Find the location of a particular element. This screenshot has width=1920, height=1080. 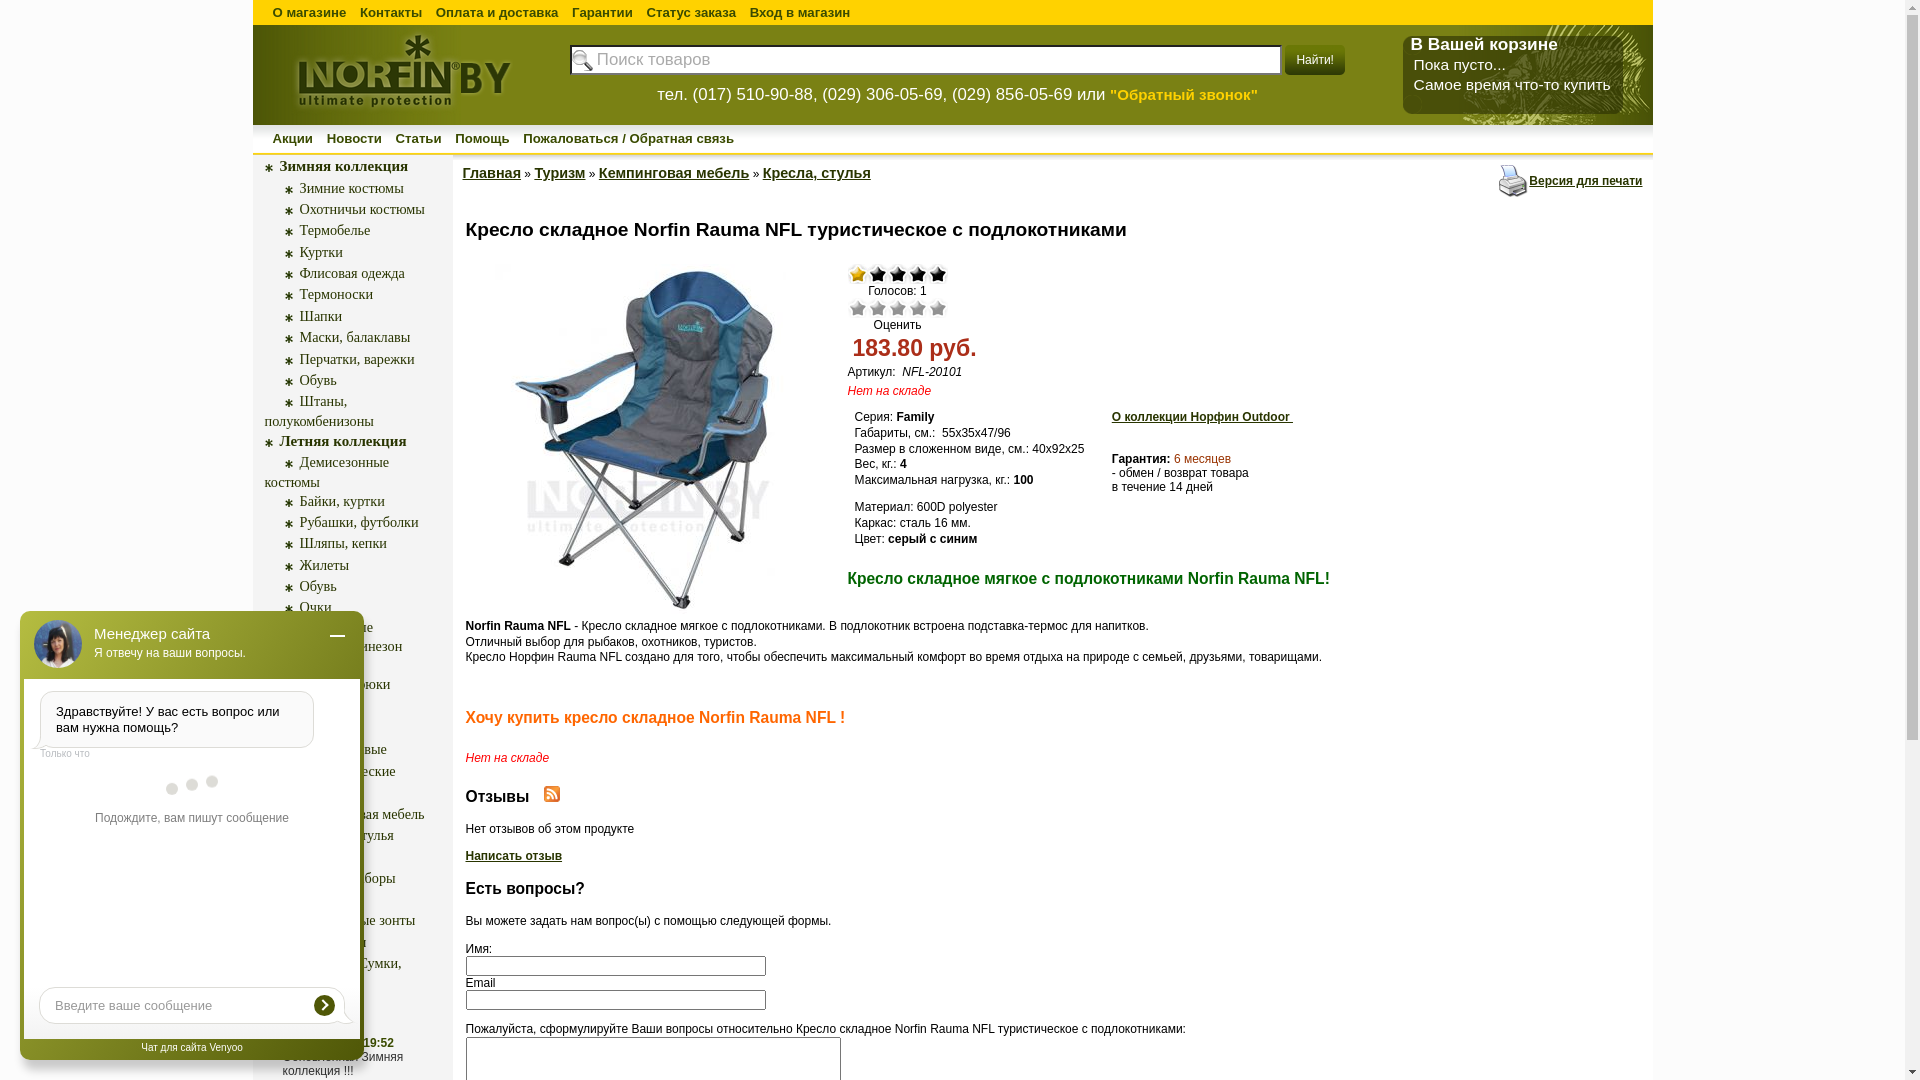

'LOGO' is located at coordinates (399, 122).